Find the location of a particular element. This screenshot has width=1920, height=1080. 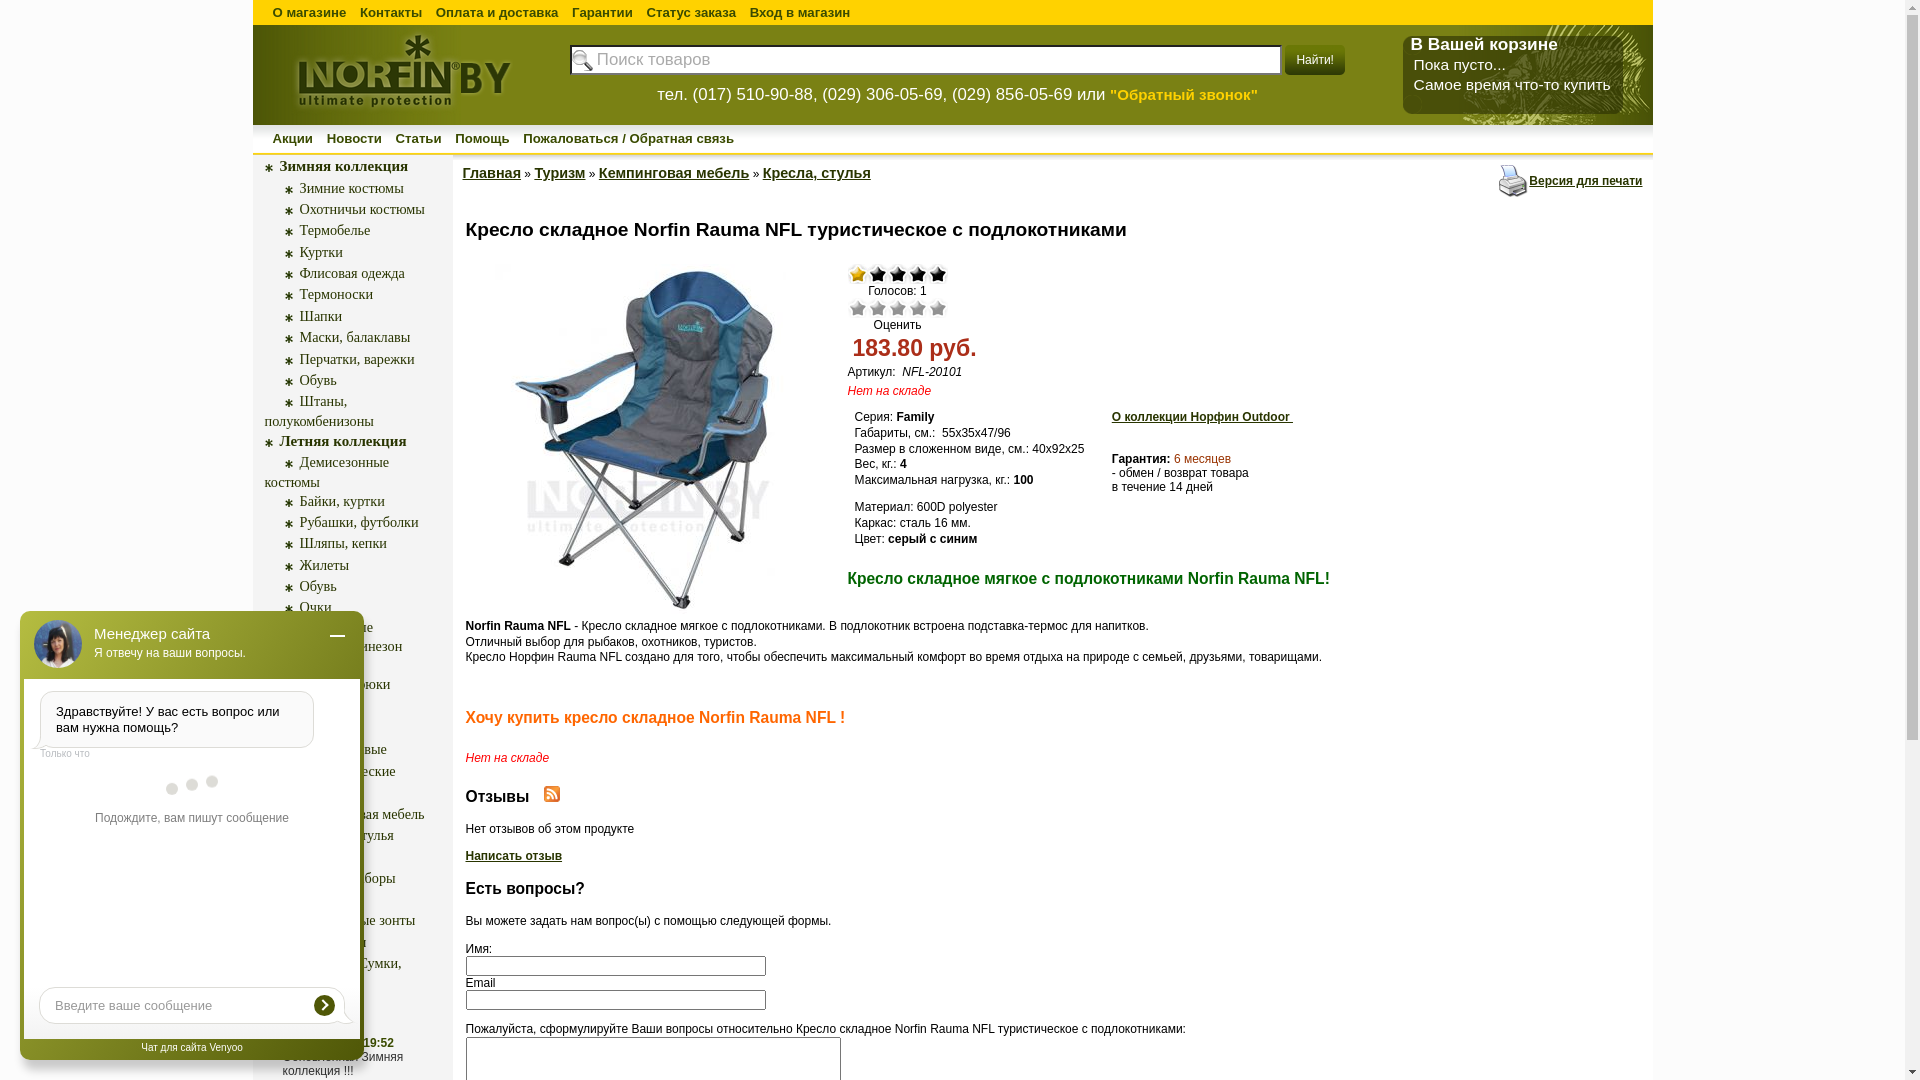

'LOGO' is located at coordinates (399, 122).